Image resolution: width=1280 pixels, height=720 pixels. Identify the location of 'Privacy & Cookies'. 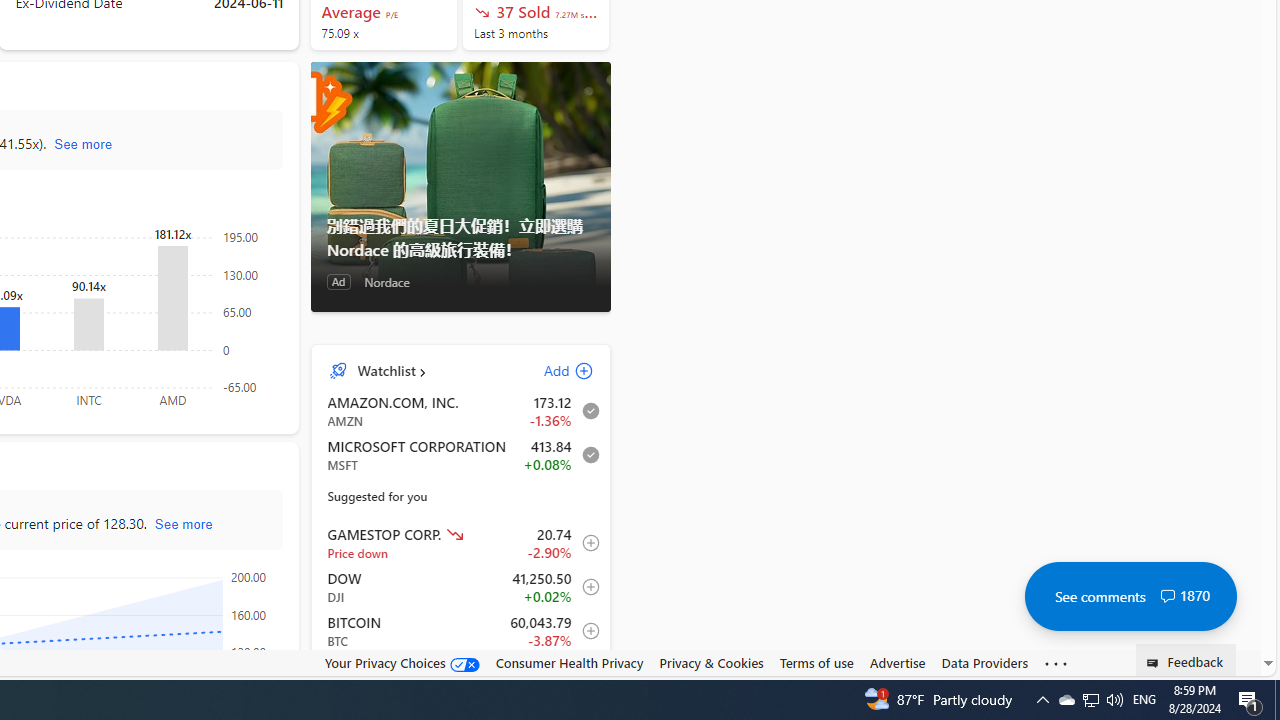
(711, 663).